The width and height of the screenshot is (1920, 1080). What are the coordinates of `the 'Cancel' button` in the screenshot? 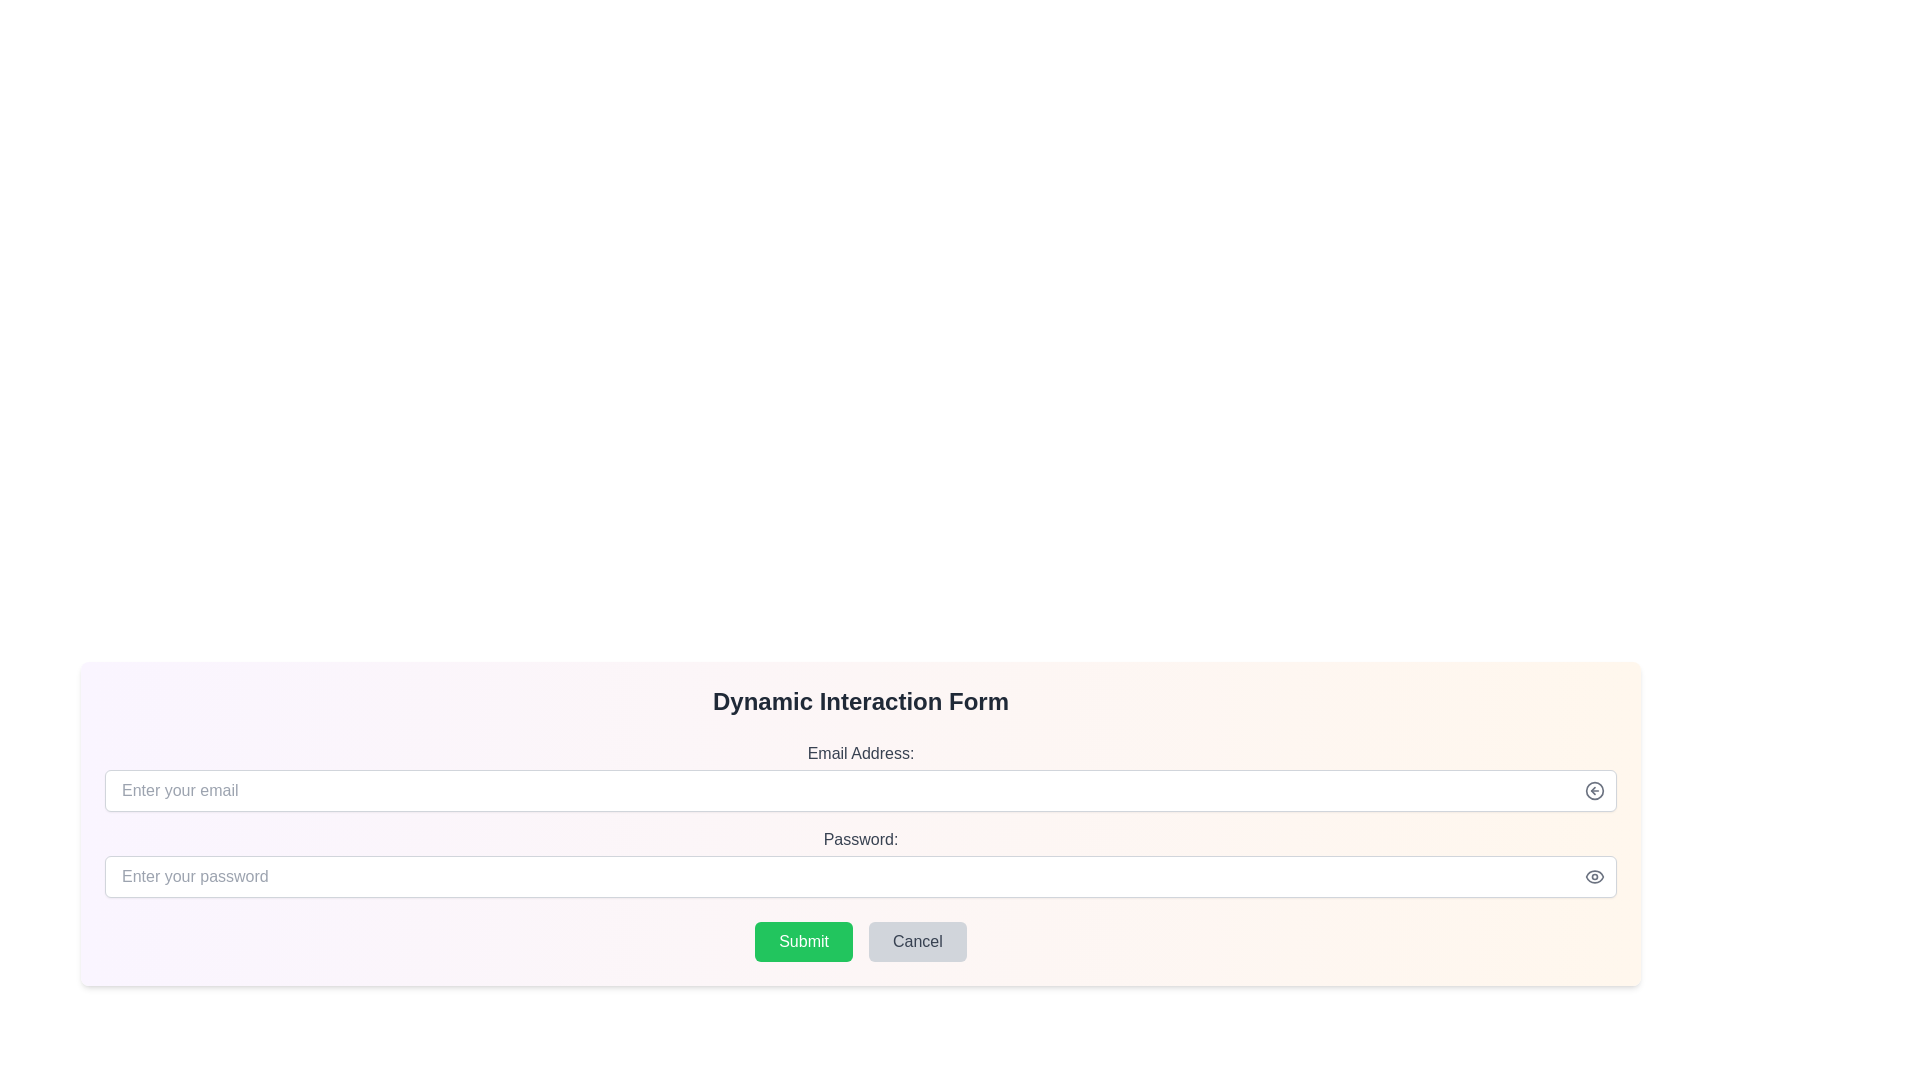 It's located at (916, 941).